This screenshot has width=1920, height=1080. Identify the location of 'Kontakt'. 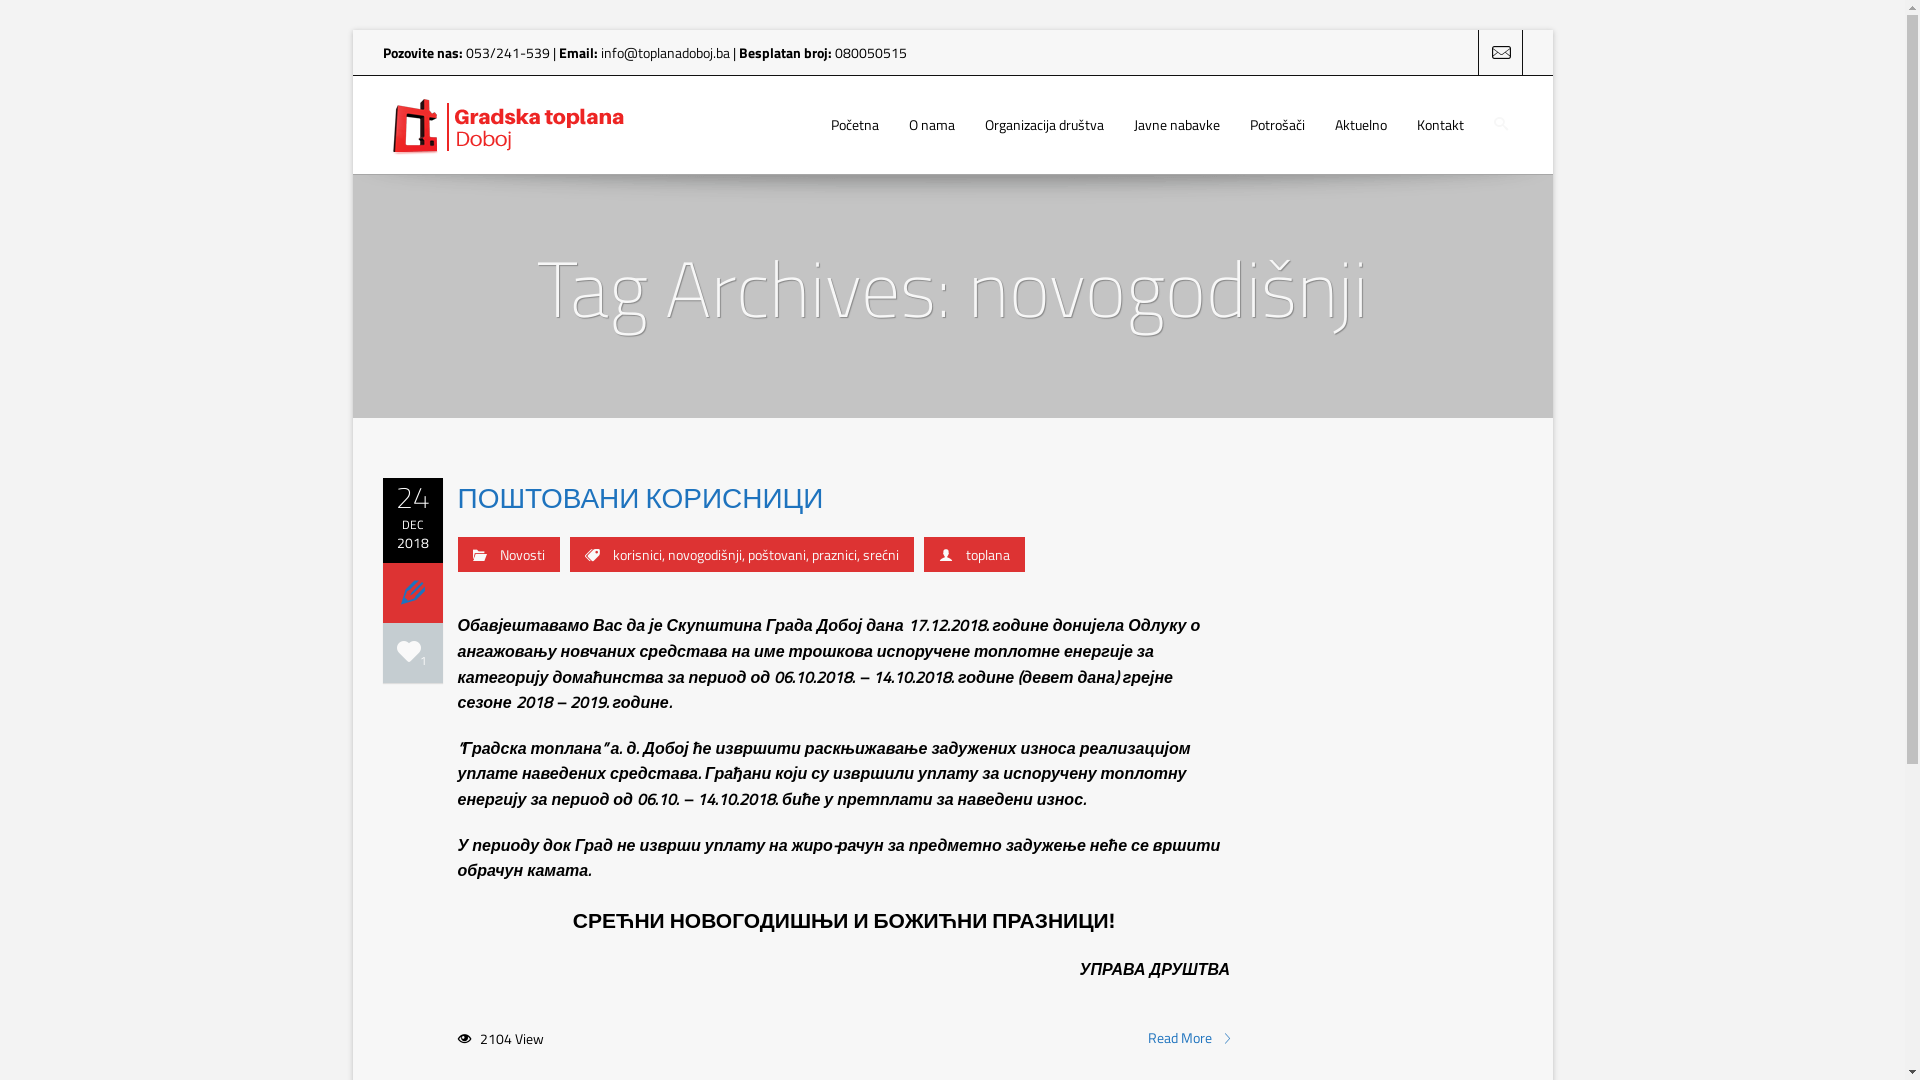
(1440, 124).